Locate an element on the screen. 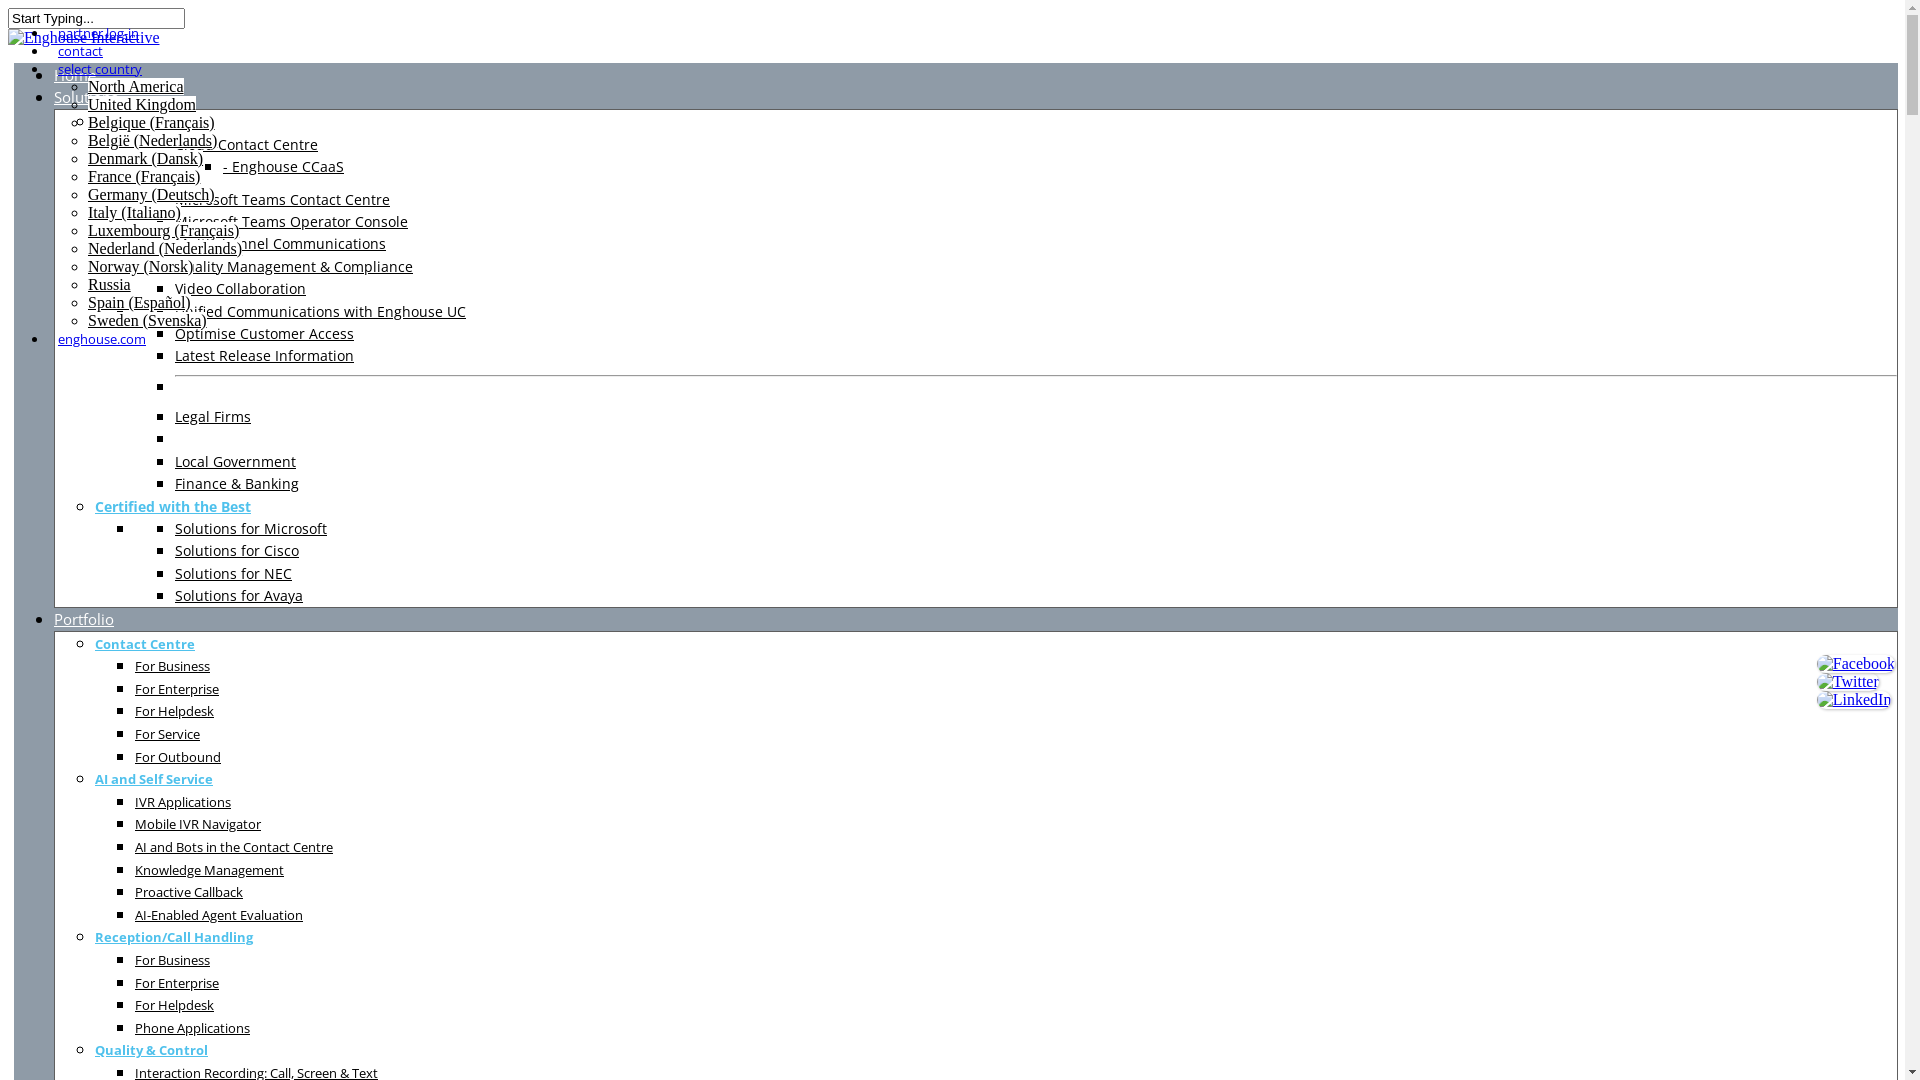 Image resolution: width=1920 pixels, height=1080 pixels. 'For Service' is located at coordinates (167, 733).